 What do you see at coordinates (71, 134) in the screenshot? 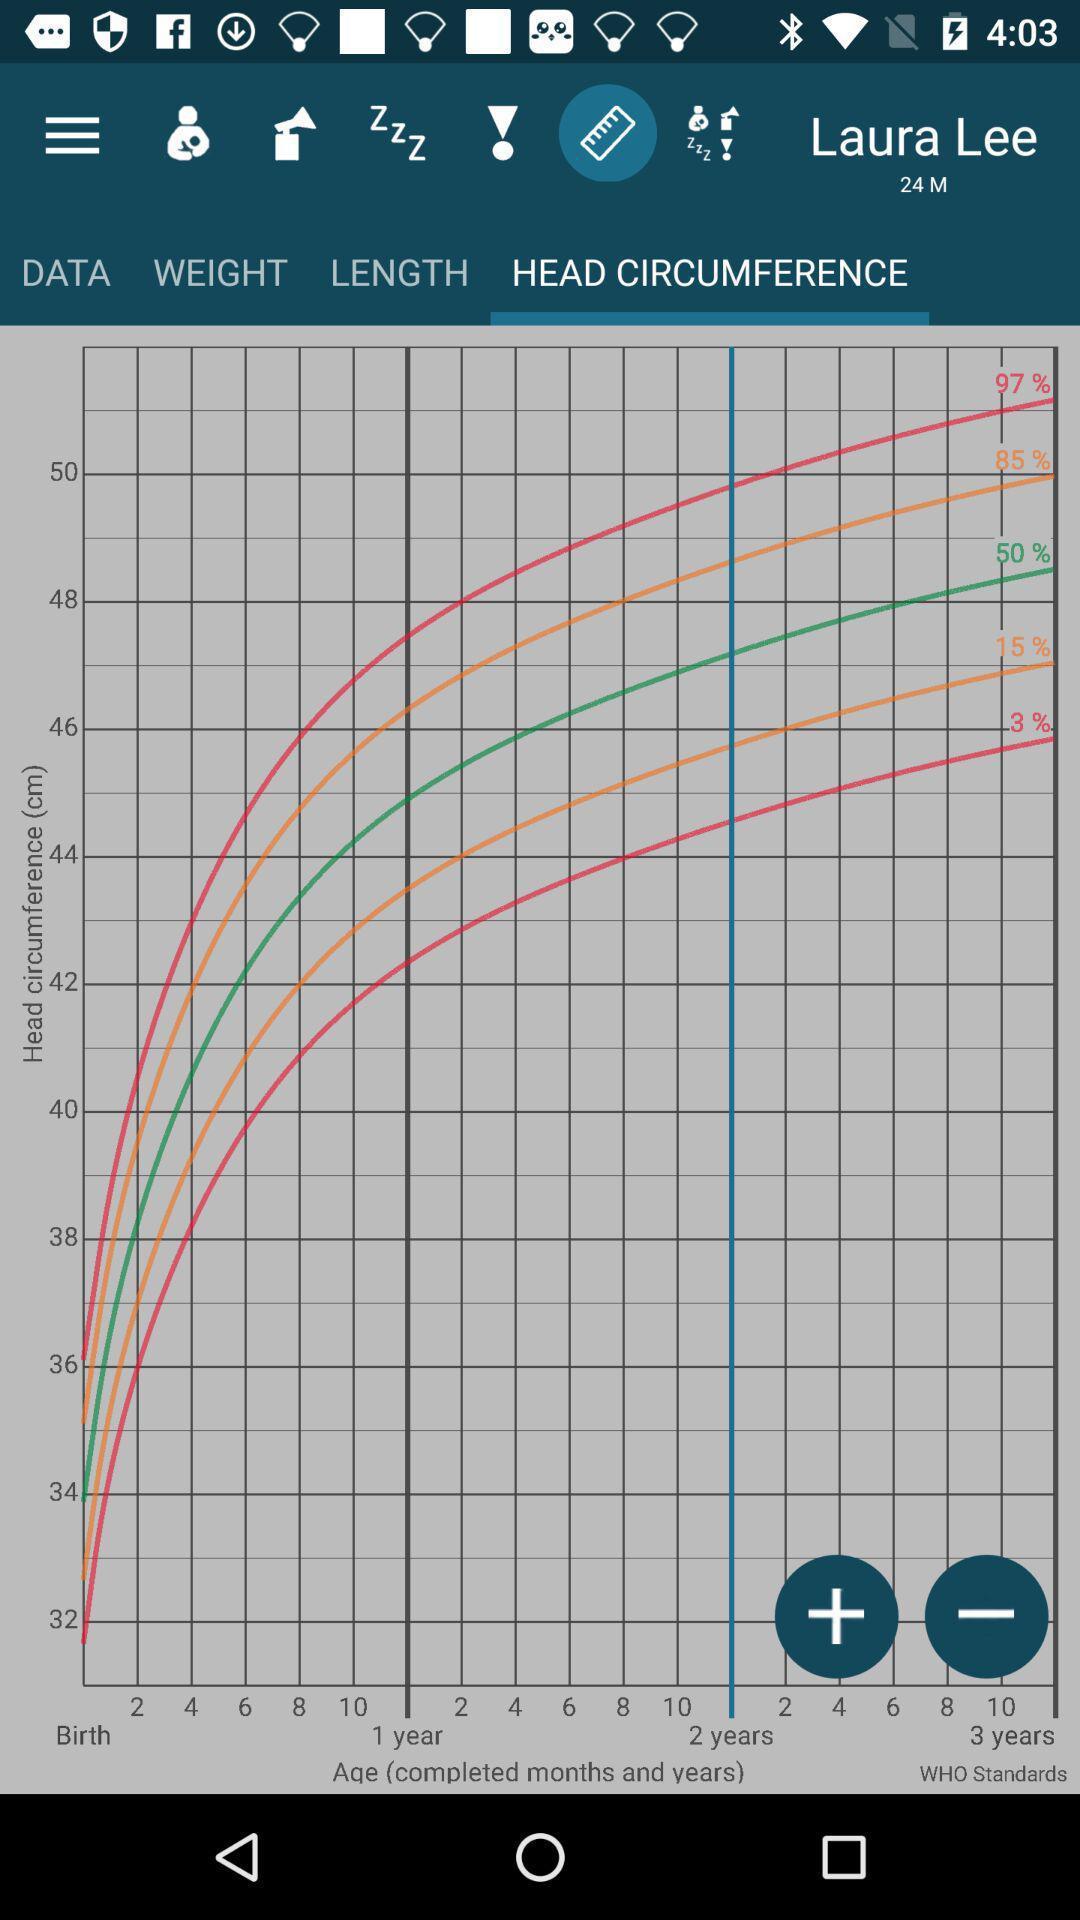
I see `the menu icon` at bounding box center [71, 134].